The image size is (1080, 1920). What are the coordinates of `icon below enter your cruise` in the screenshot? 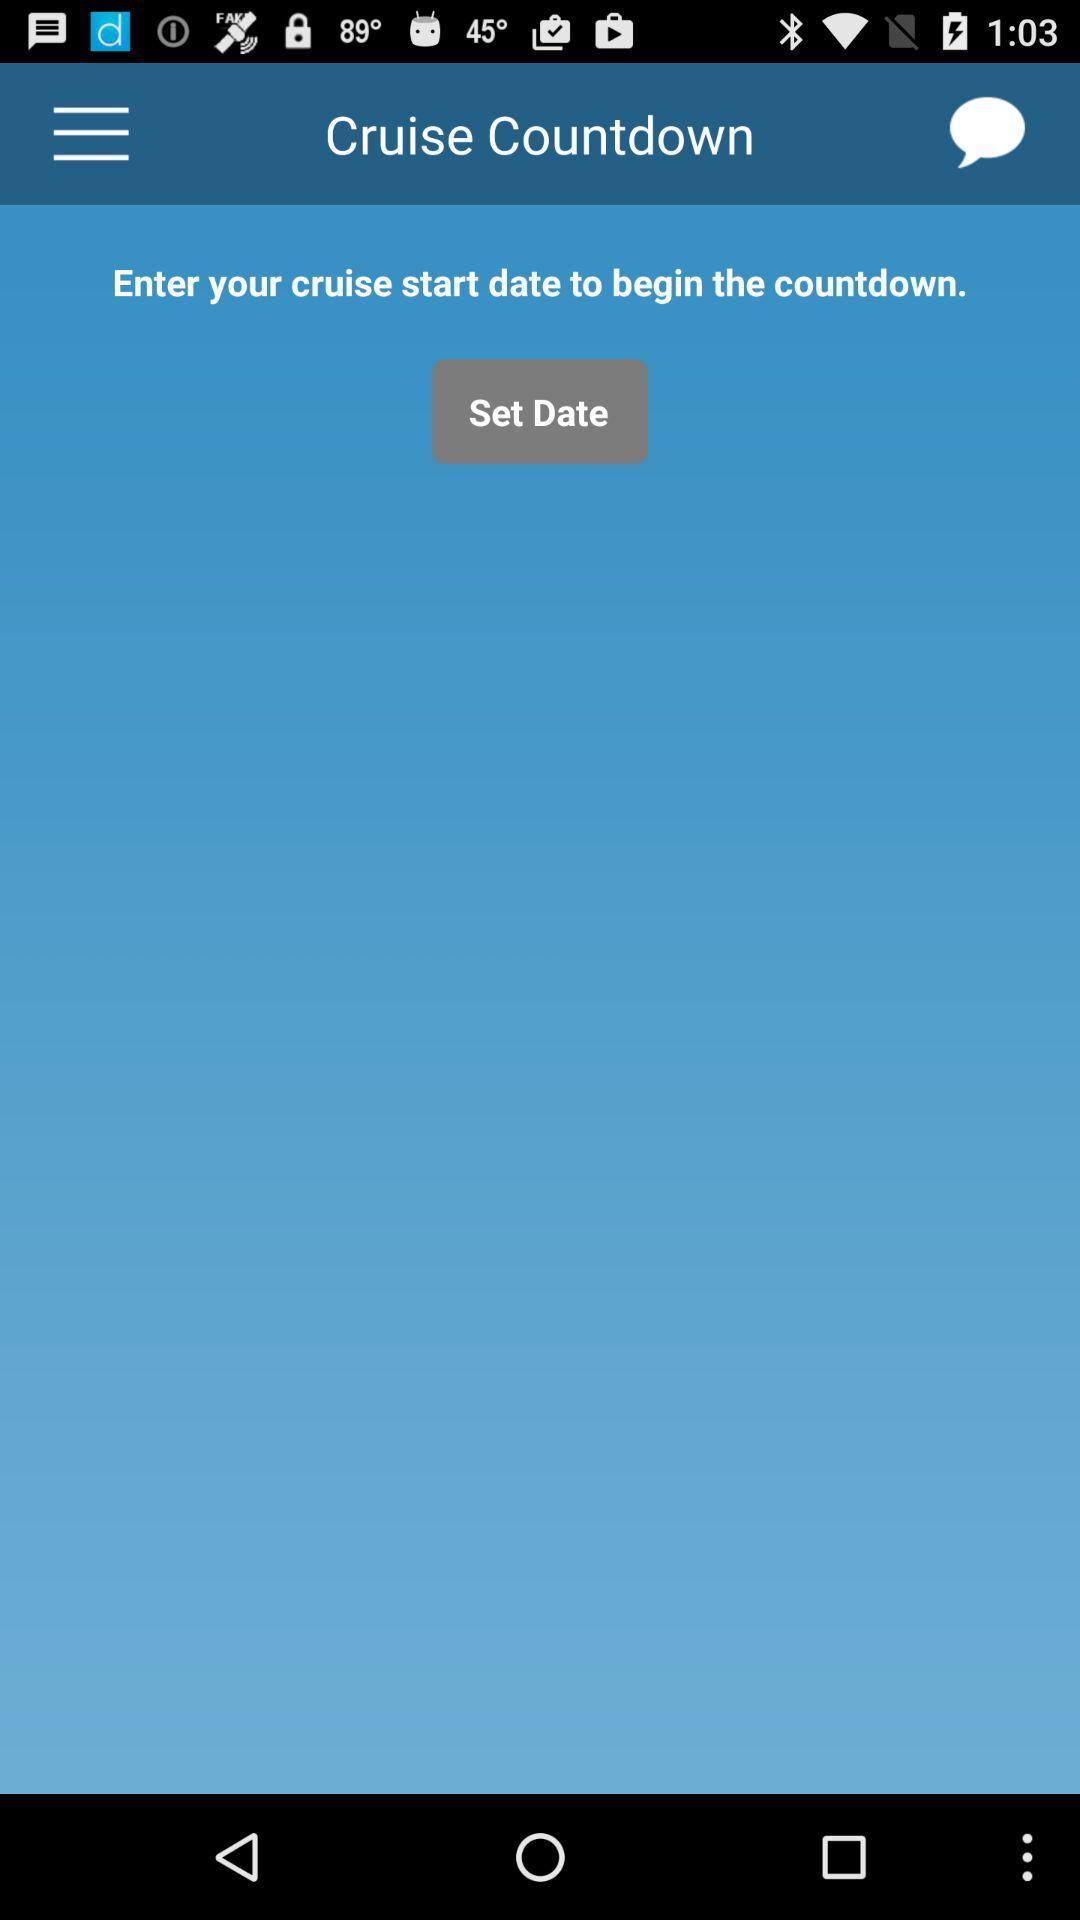 It's located at (540, 410).